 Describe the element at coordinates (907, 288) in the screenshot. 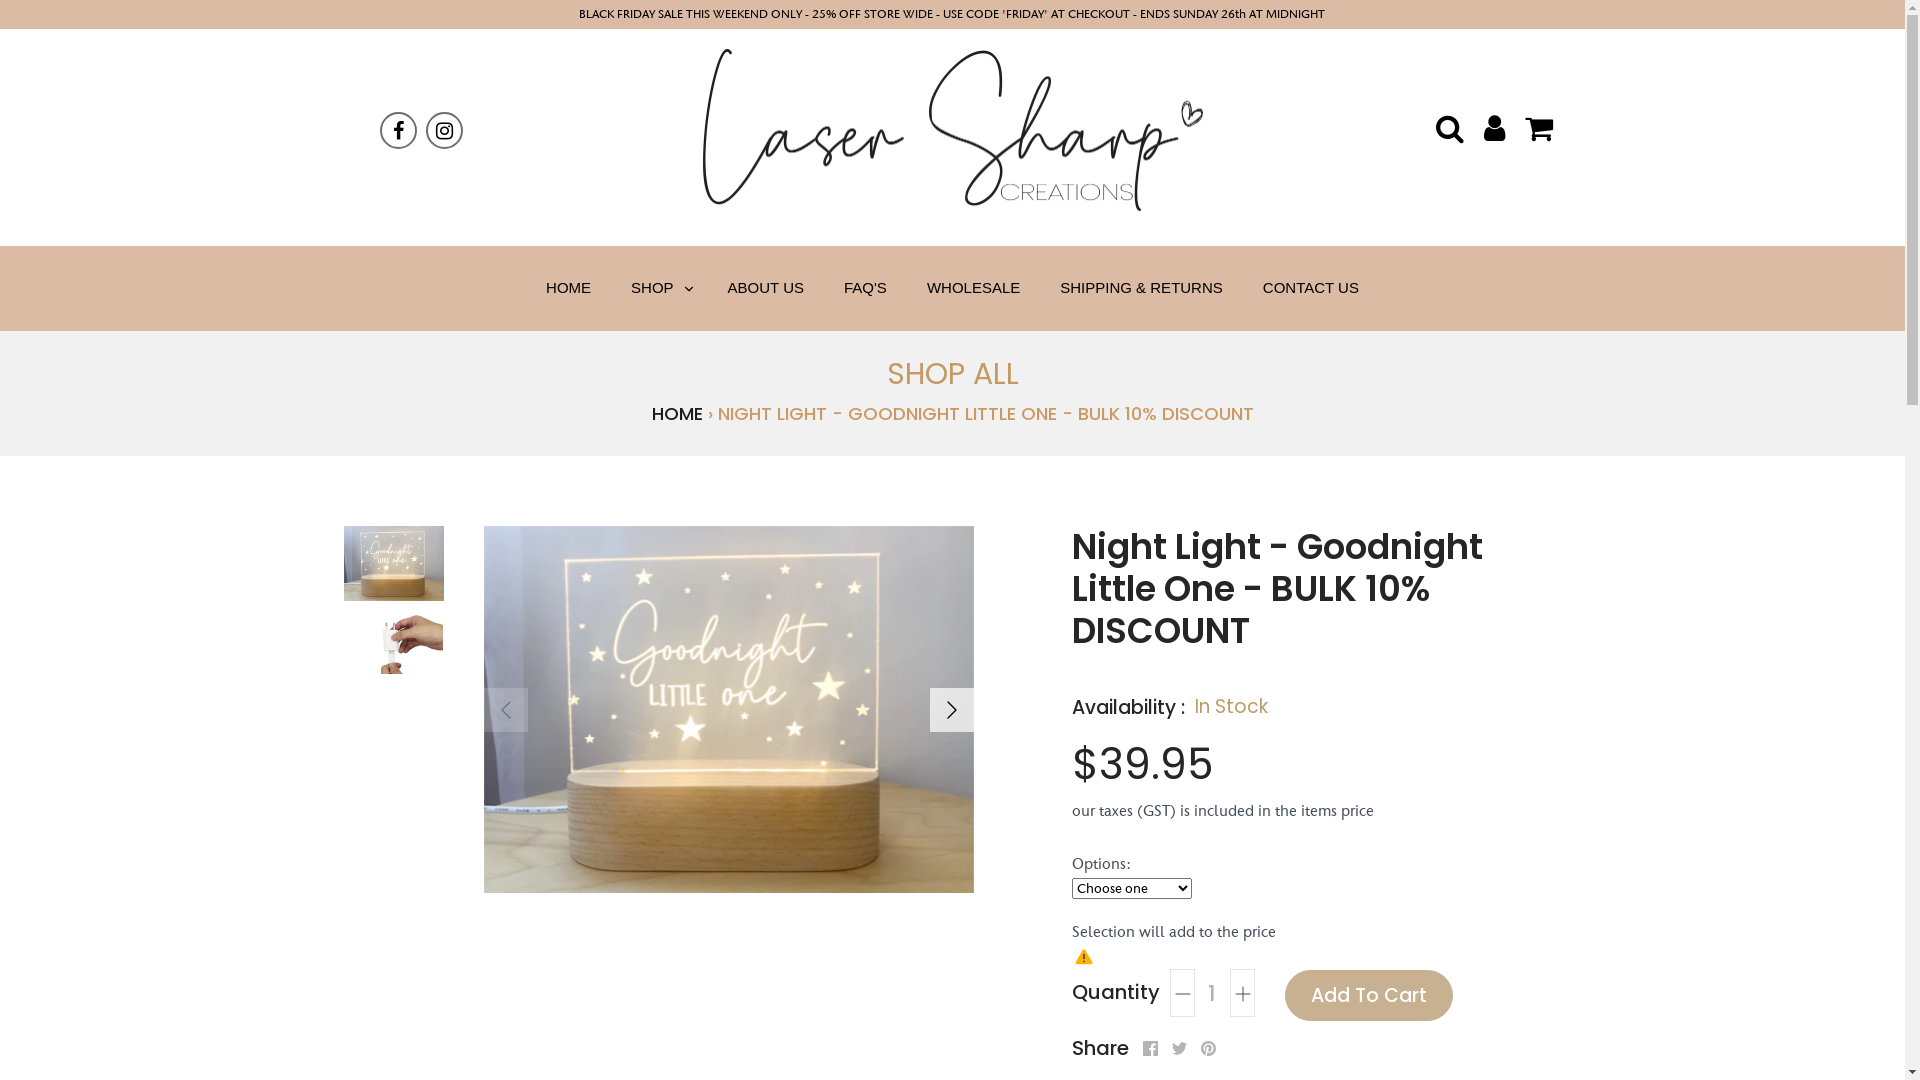

I see `'WHOLESALE'` at that location.